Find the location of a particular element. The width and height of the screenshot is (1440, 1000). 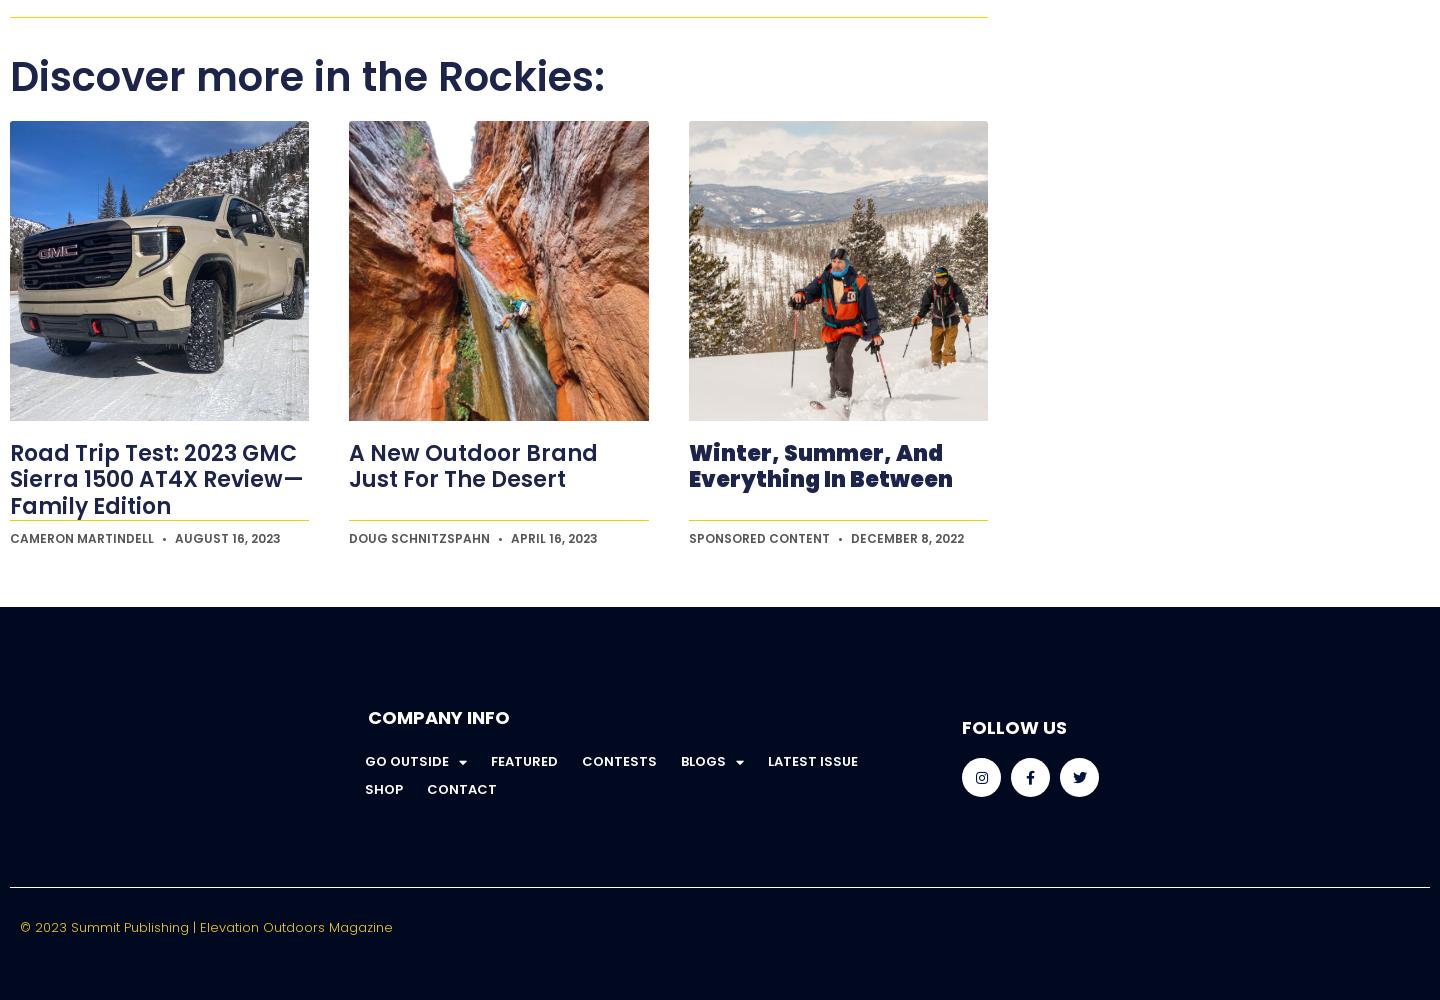

'Contests' is located at coordinates (617, 761).